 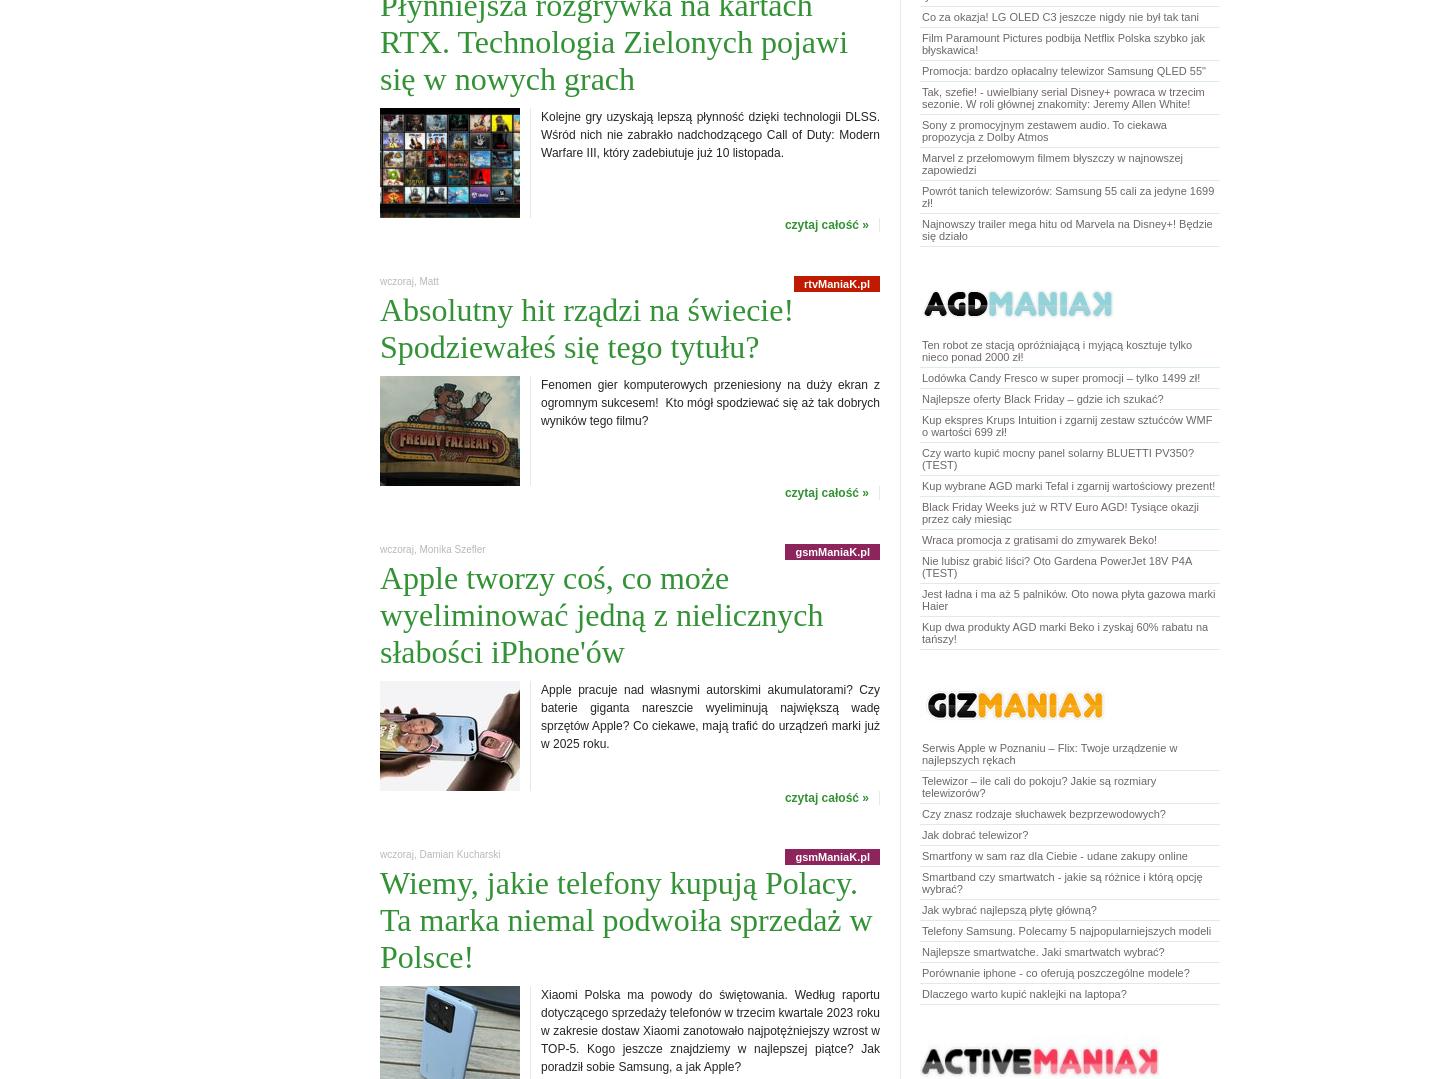 What do you see at coordinates (921, 909) in the screenshot?
I see `'Jak wybrać najlepszą płytę główną?'` at bounding box center [921, 909].